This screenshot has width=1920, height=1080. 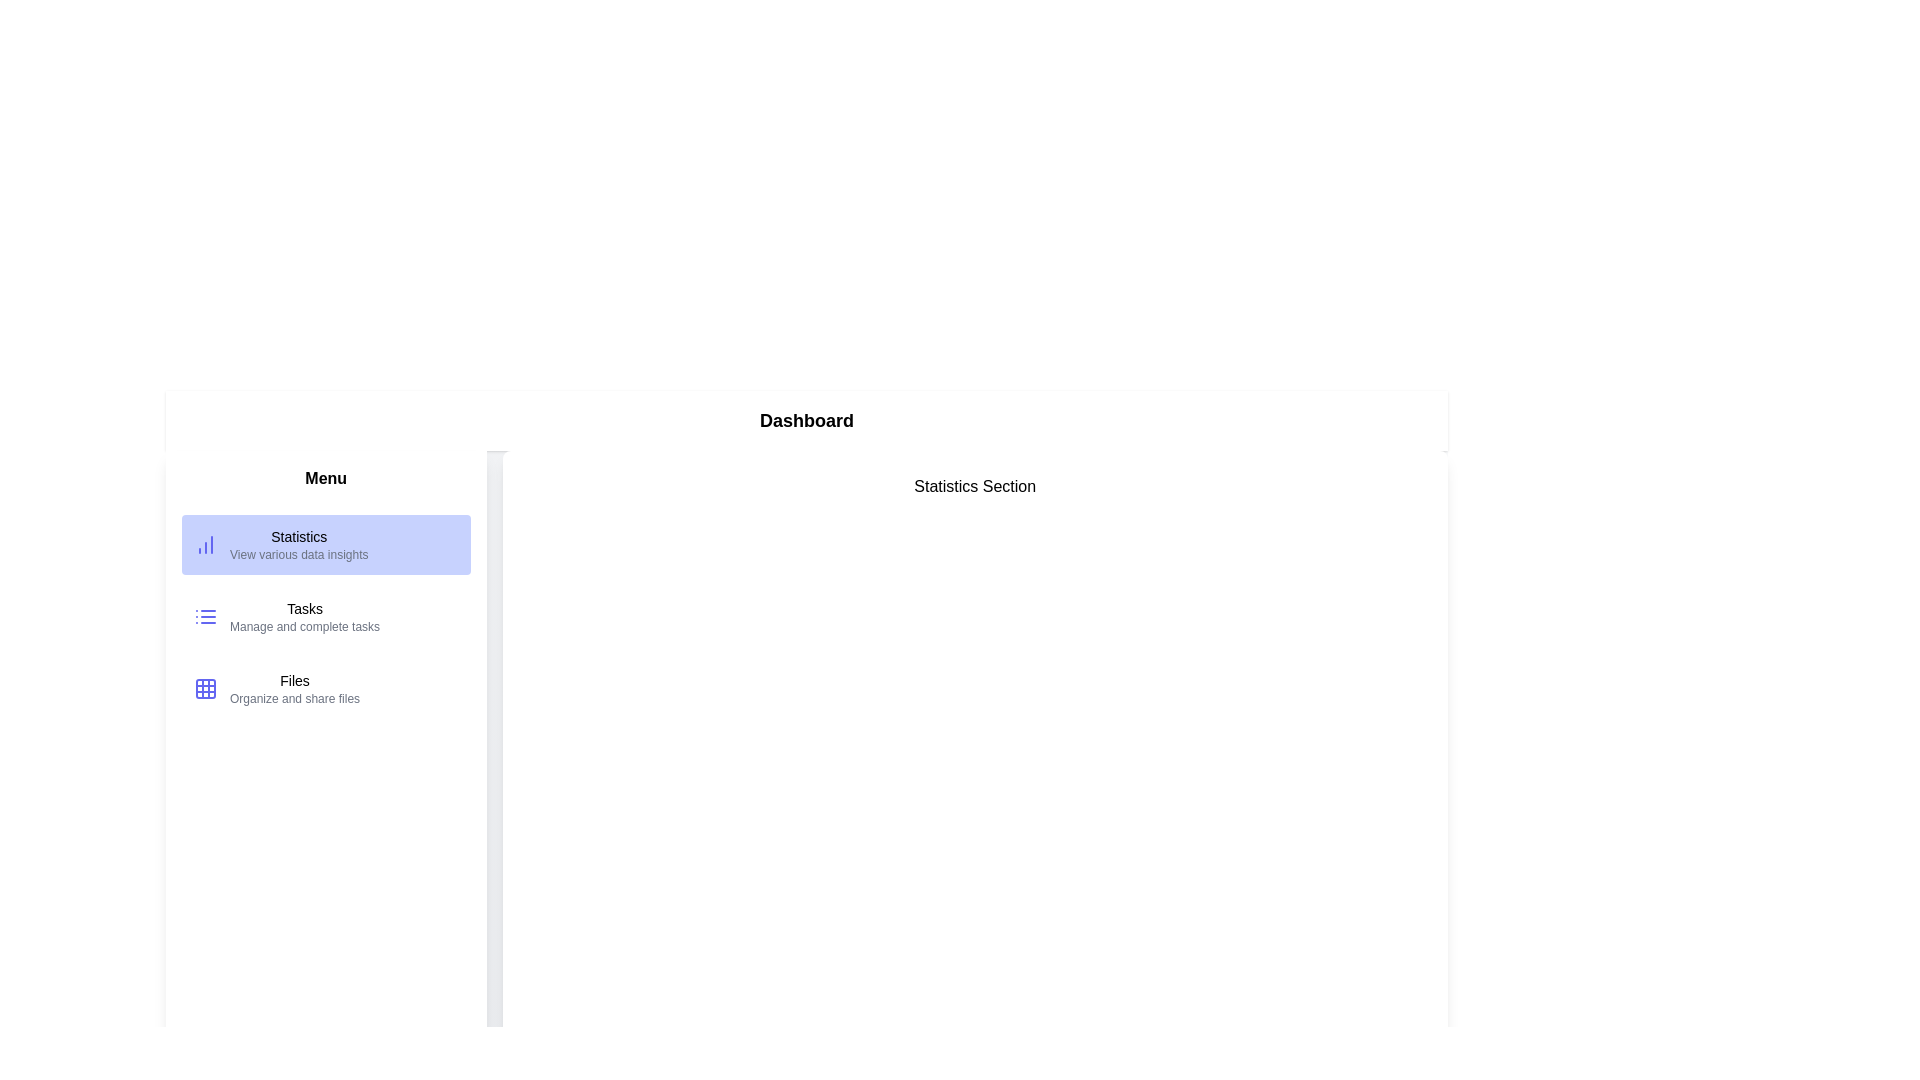 I want to click on the menu tab labeled Files to highlight it, so click(x=326, y=688).